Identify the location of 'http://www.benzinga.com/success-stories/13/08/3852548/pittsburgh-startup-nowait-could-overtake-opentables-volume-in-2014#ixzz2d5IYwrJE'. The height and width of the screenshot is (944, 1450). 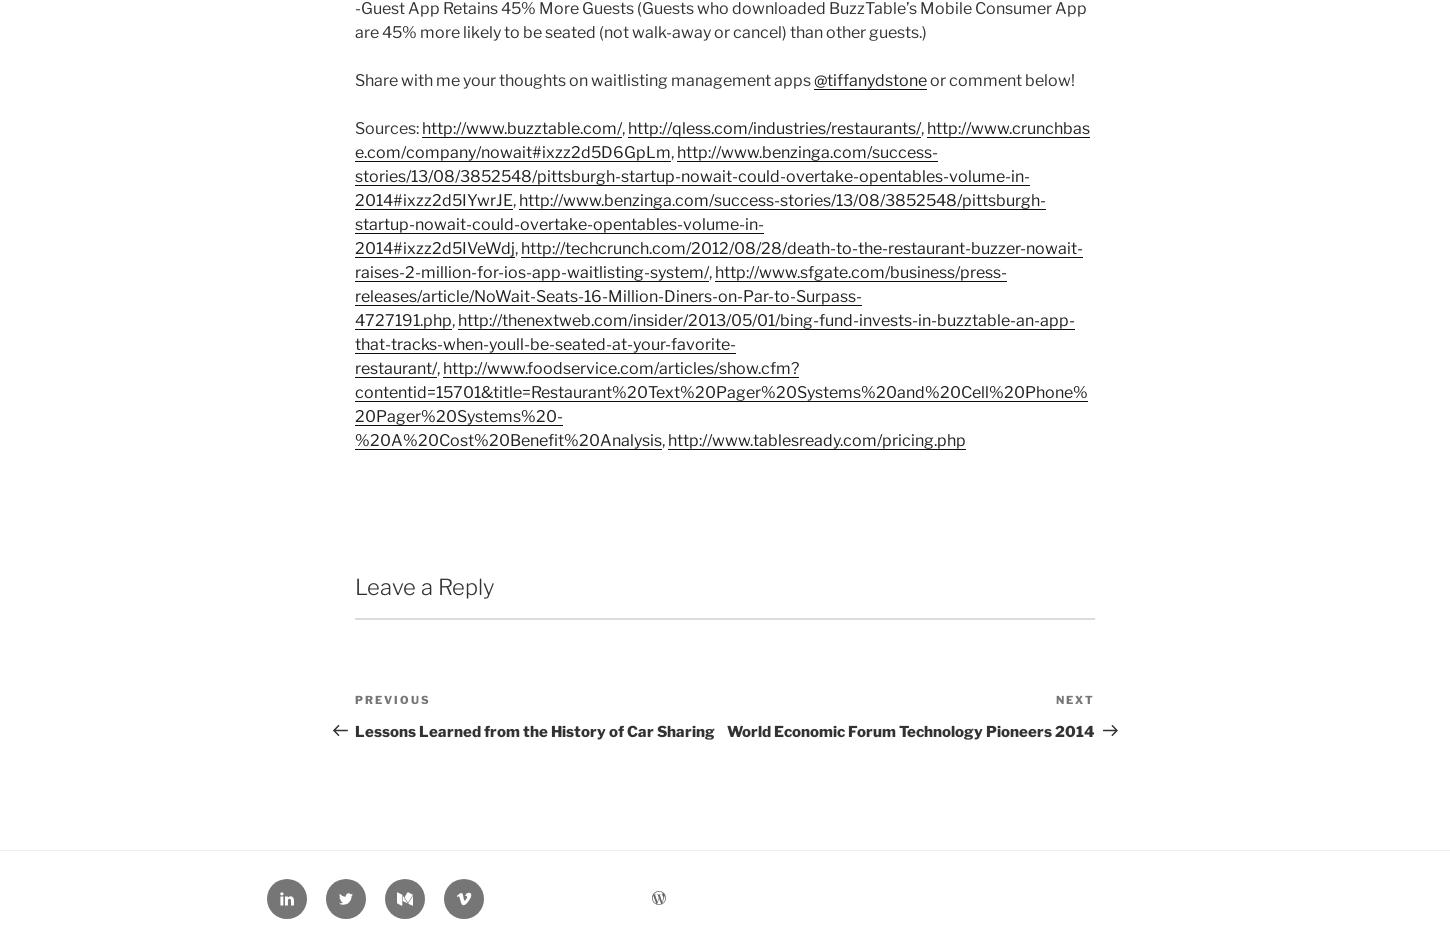
(691, 176).